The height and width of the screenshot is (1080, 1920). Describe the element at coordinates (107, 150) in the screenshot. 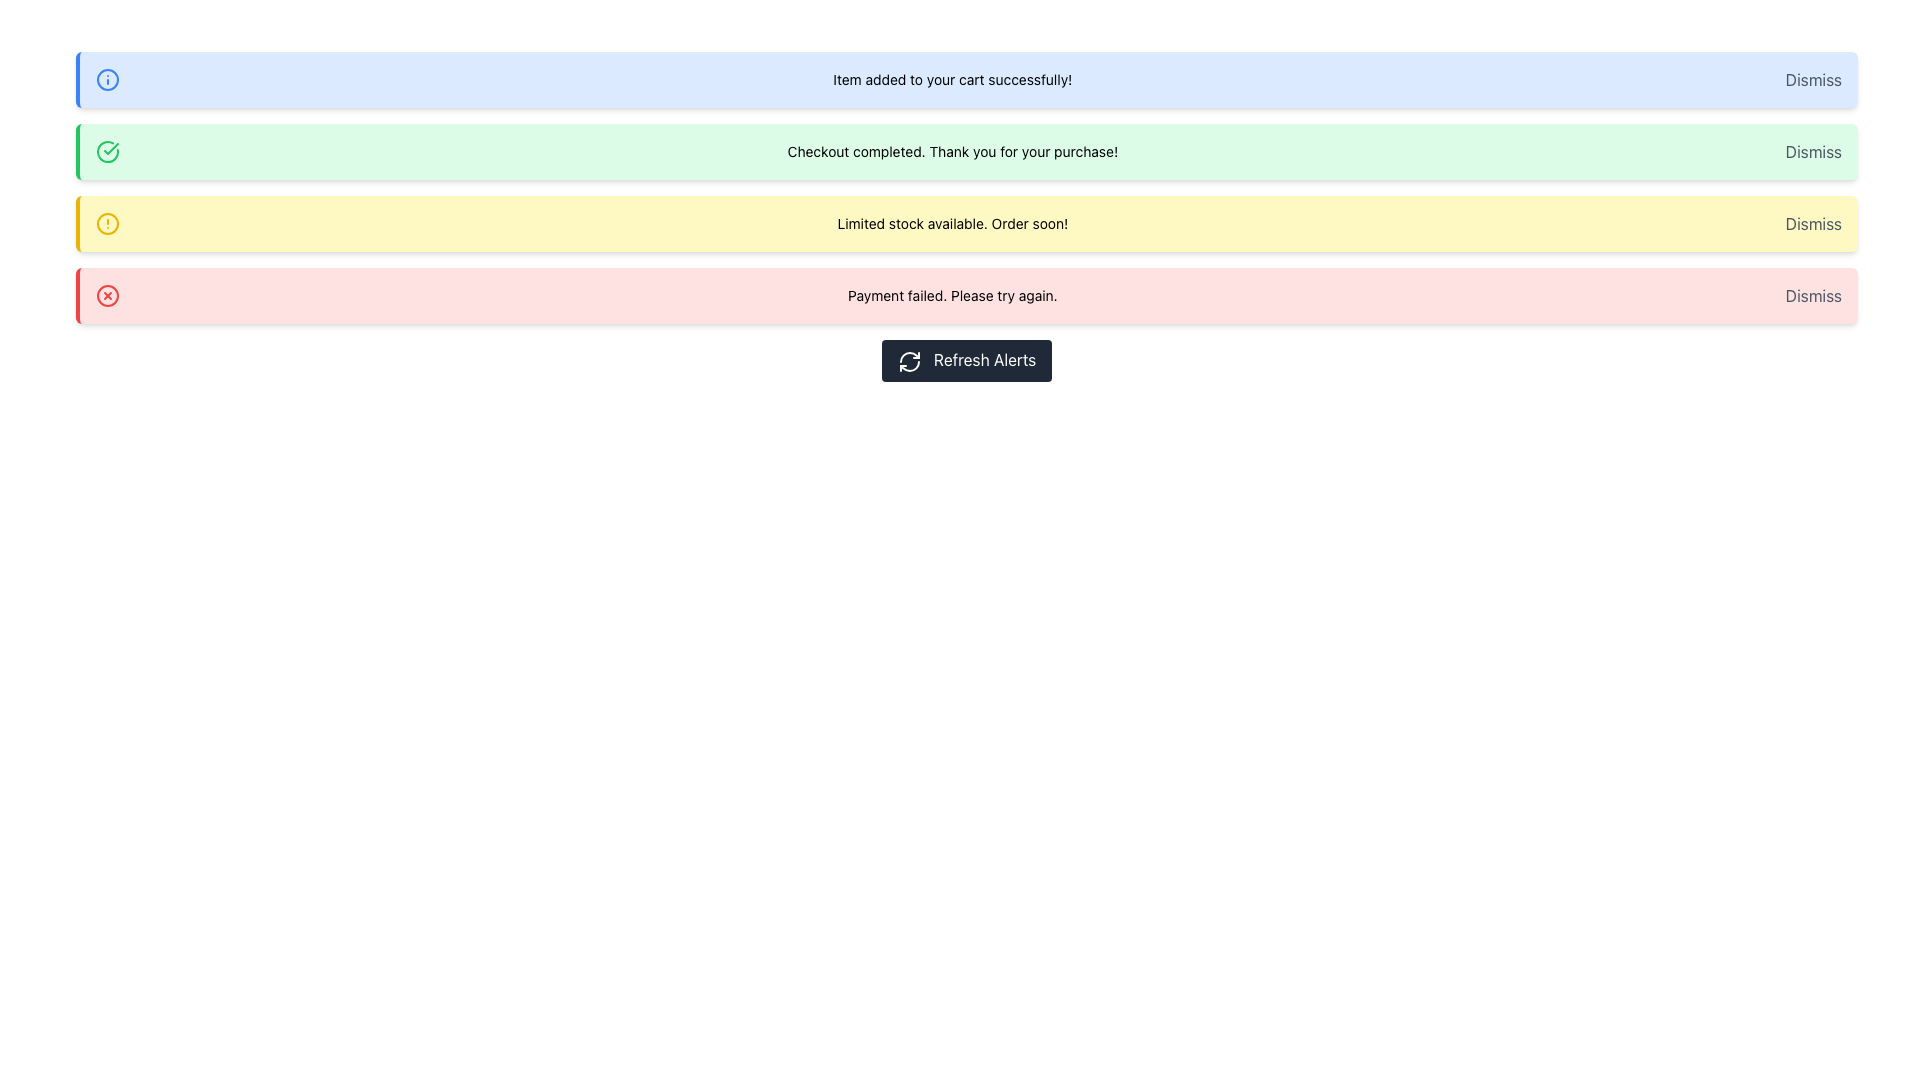

I see `the green circular icon with a check mark inside, located in the top-left corner of the green alert box that contains the message 'Checkout completed. Thank you for your purchase!'` at that location.